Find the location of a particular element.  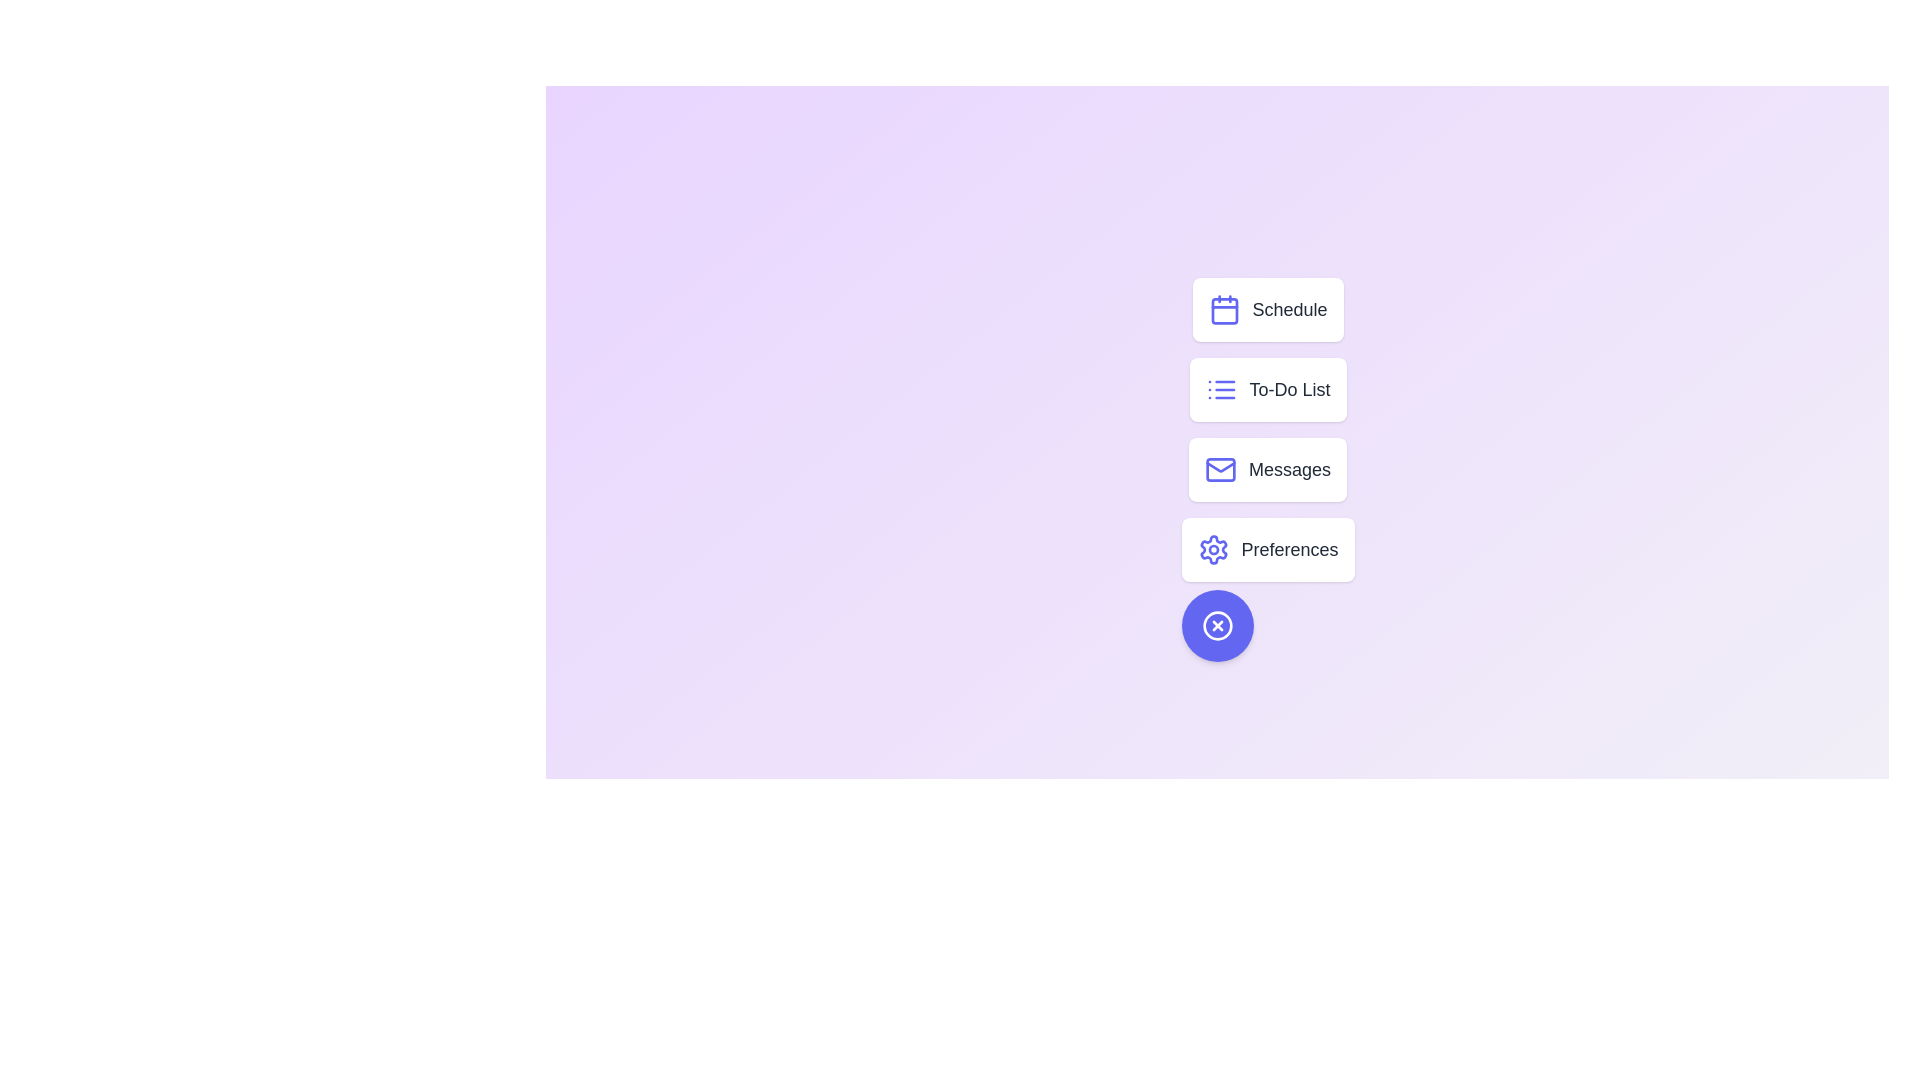

the menu option To-Do List from the speed dial menu is located at coordinates (1266, 389).